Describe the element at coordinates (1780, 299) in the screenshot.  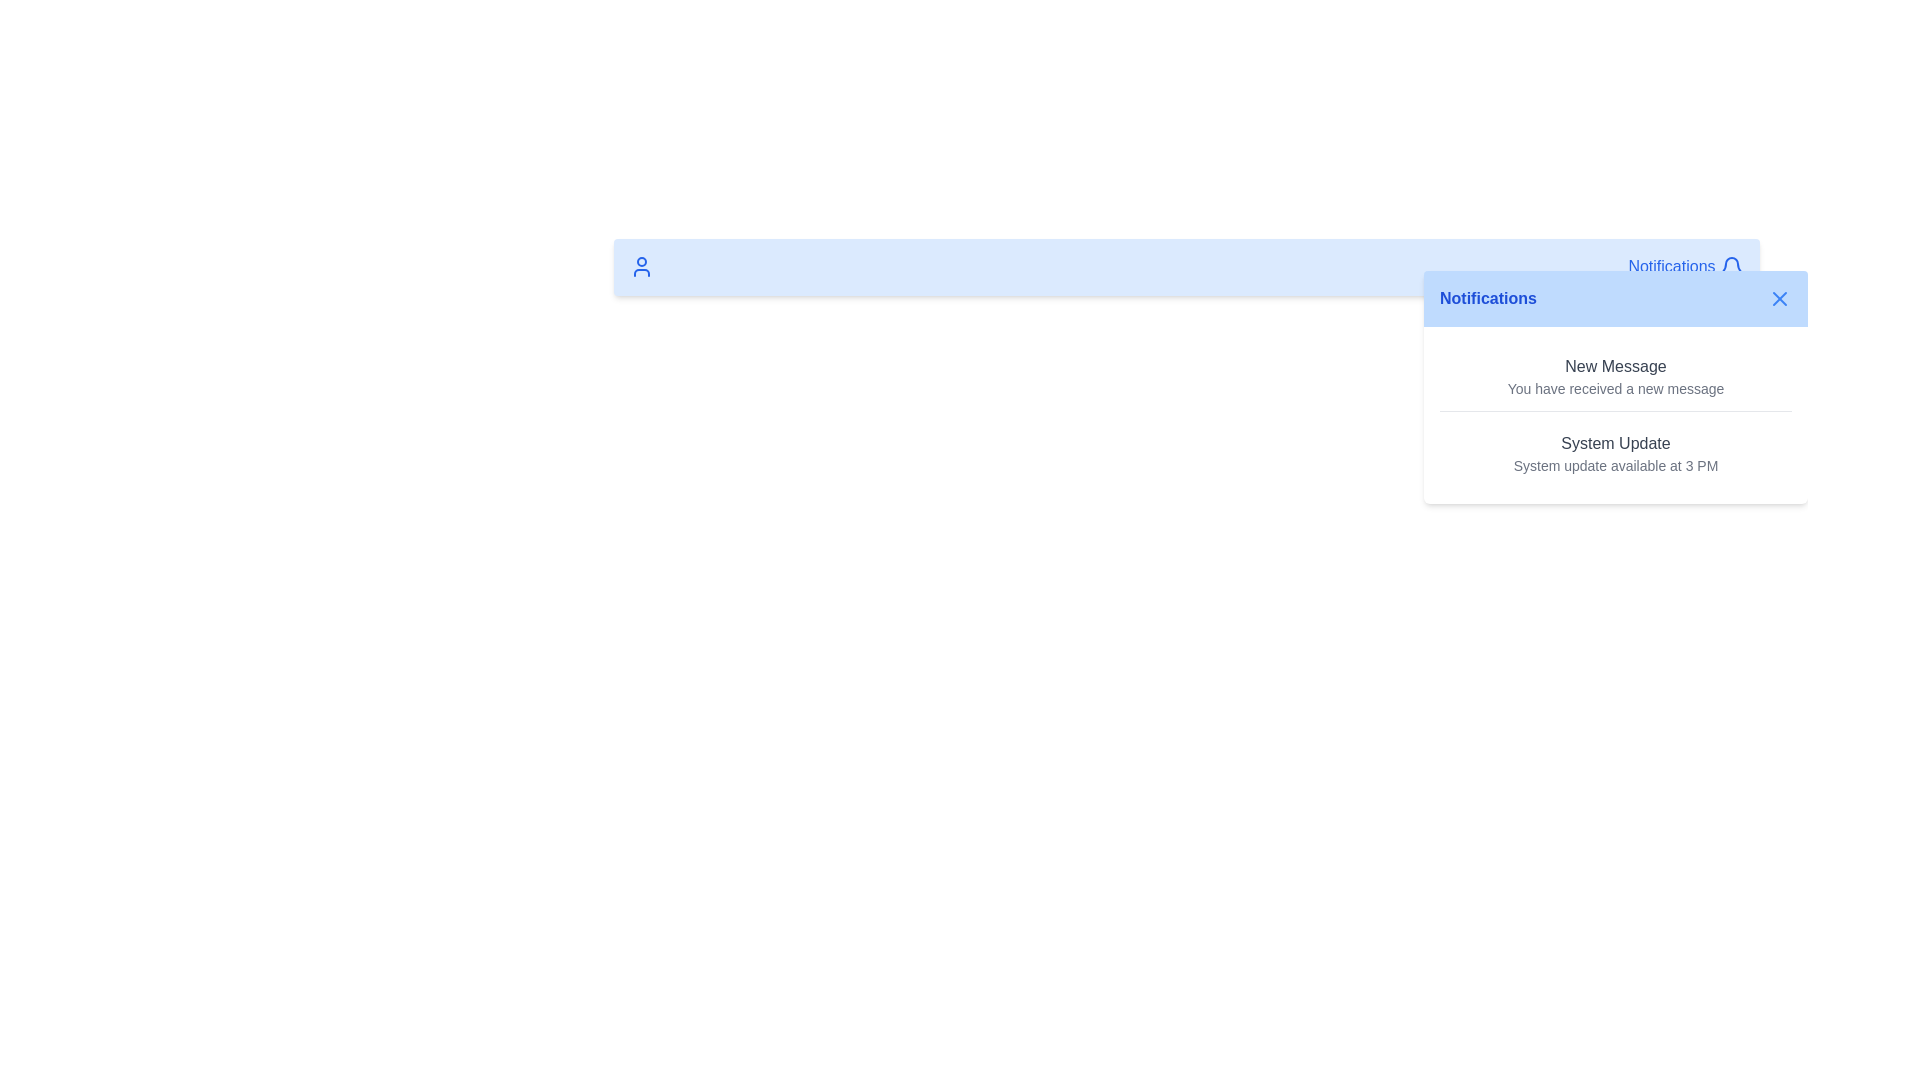
I see `the close button on the right end of the 'Notifications' header bar` at that location.